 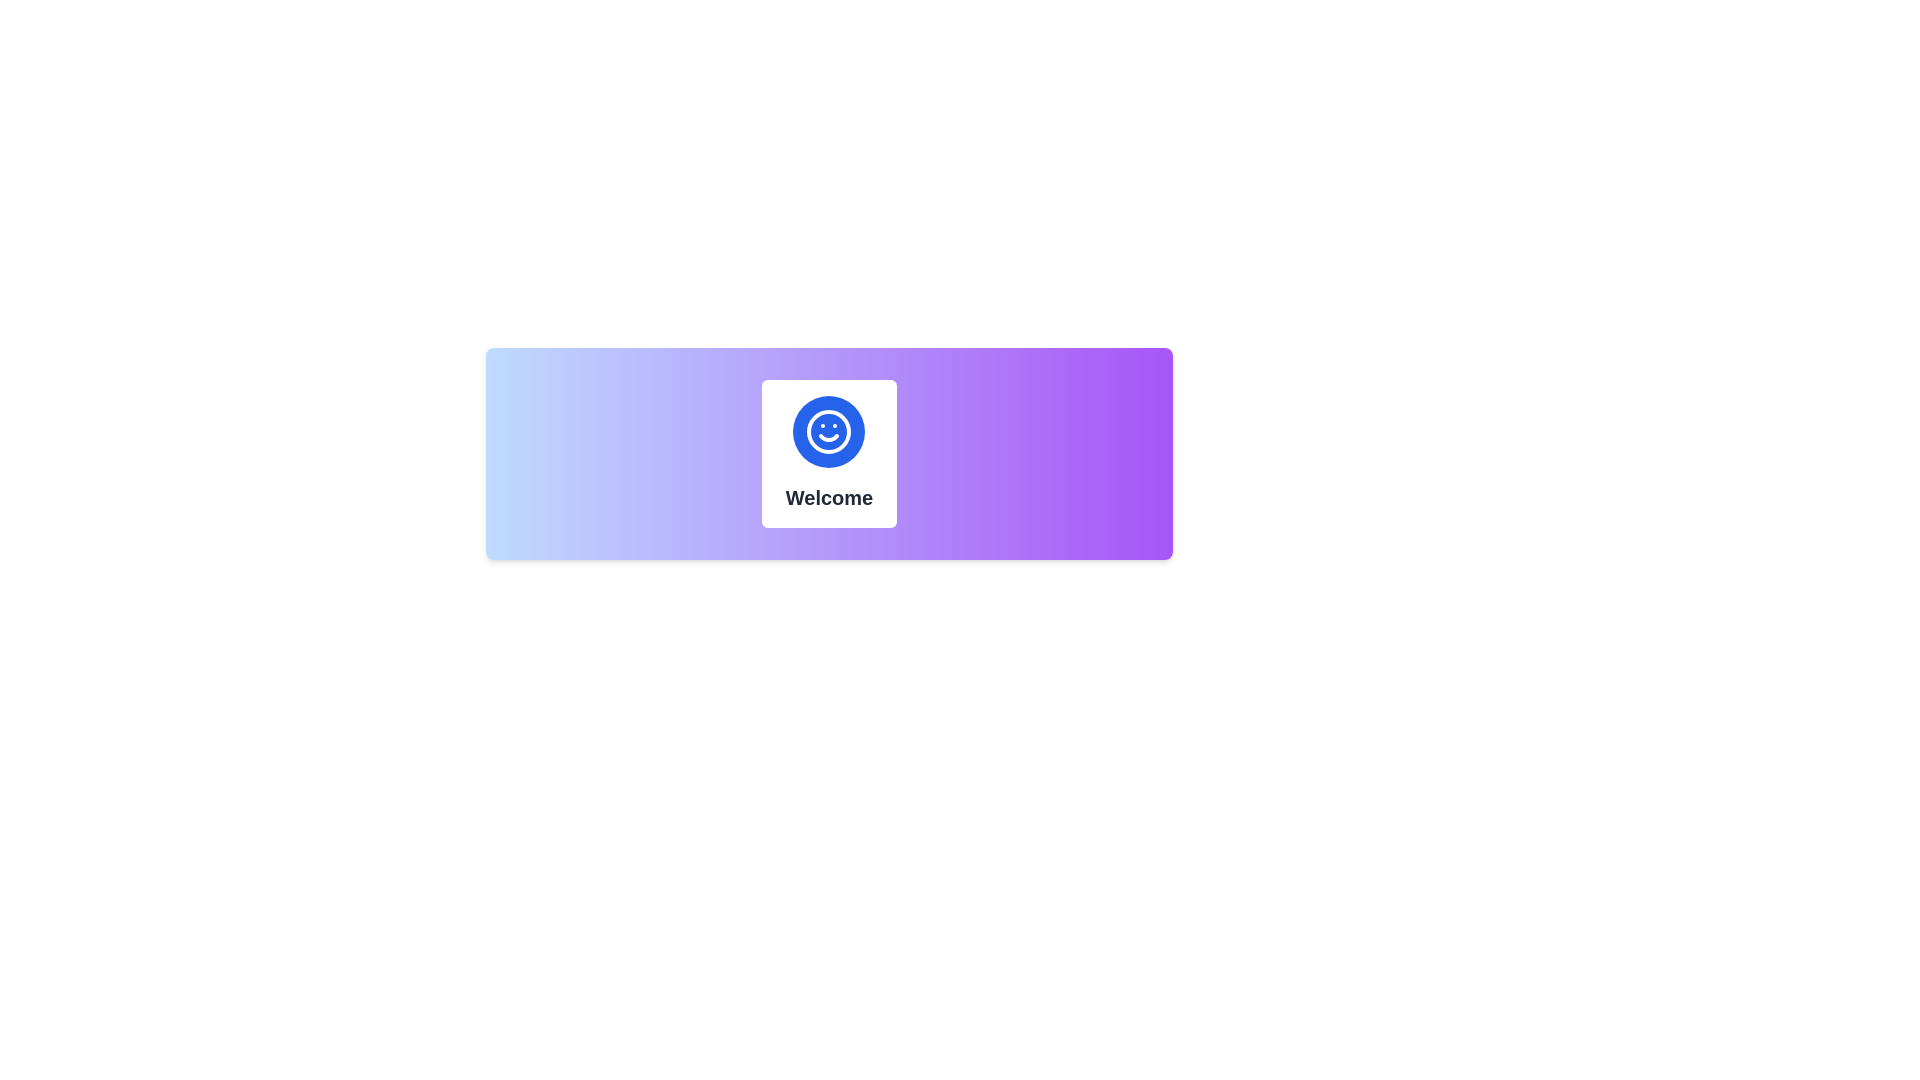 I want to click on the smiley face icon styled in an outlined SVG format, which is centrally located within a light blue-to-purple gradient box and above the text 'Welcome', so click(x=829, y=431).